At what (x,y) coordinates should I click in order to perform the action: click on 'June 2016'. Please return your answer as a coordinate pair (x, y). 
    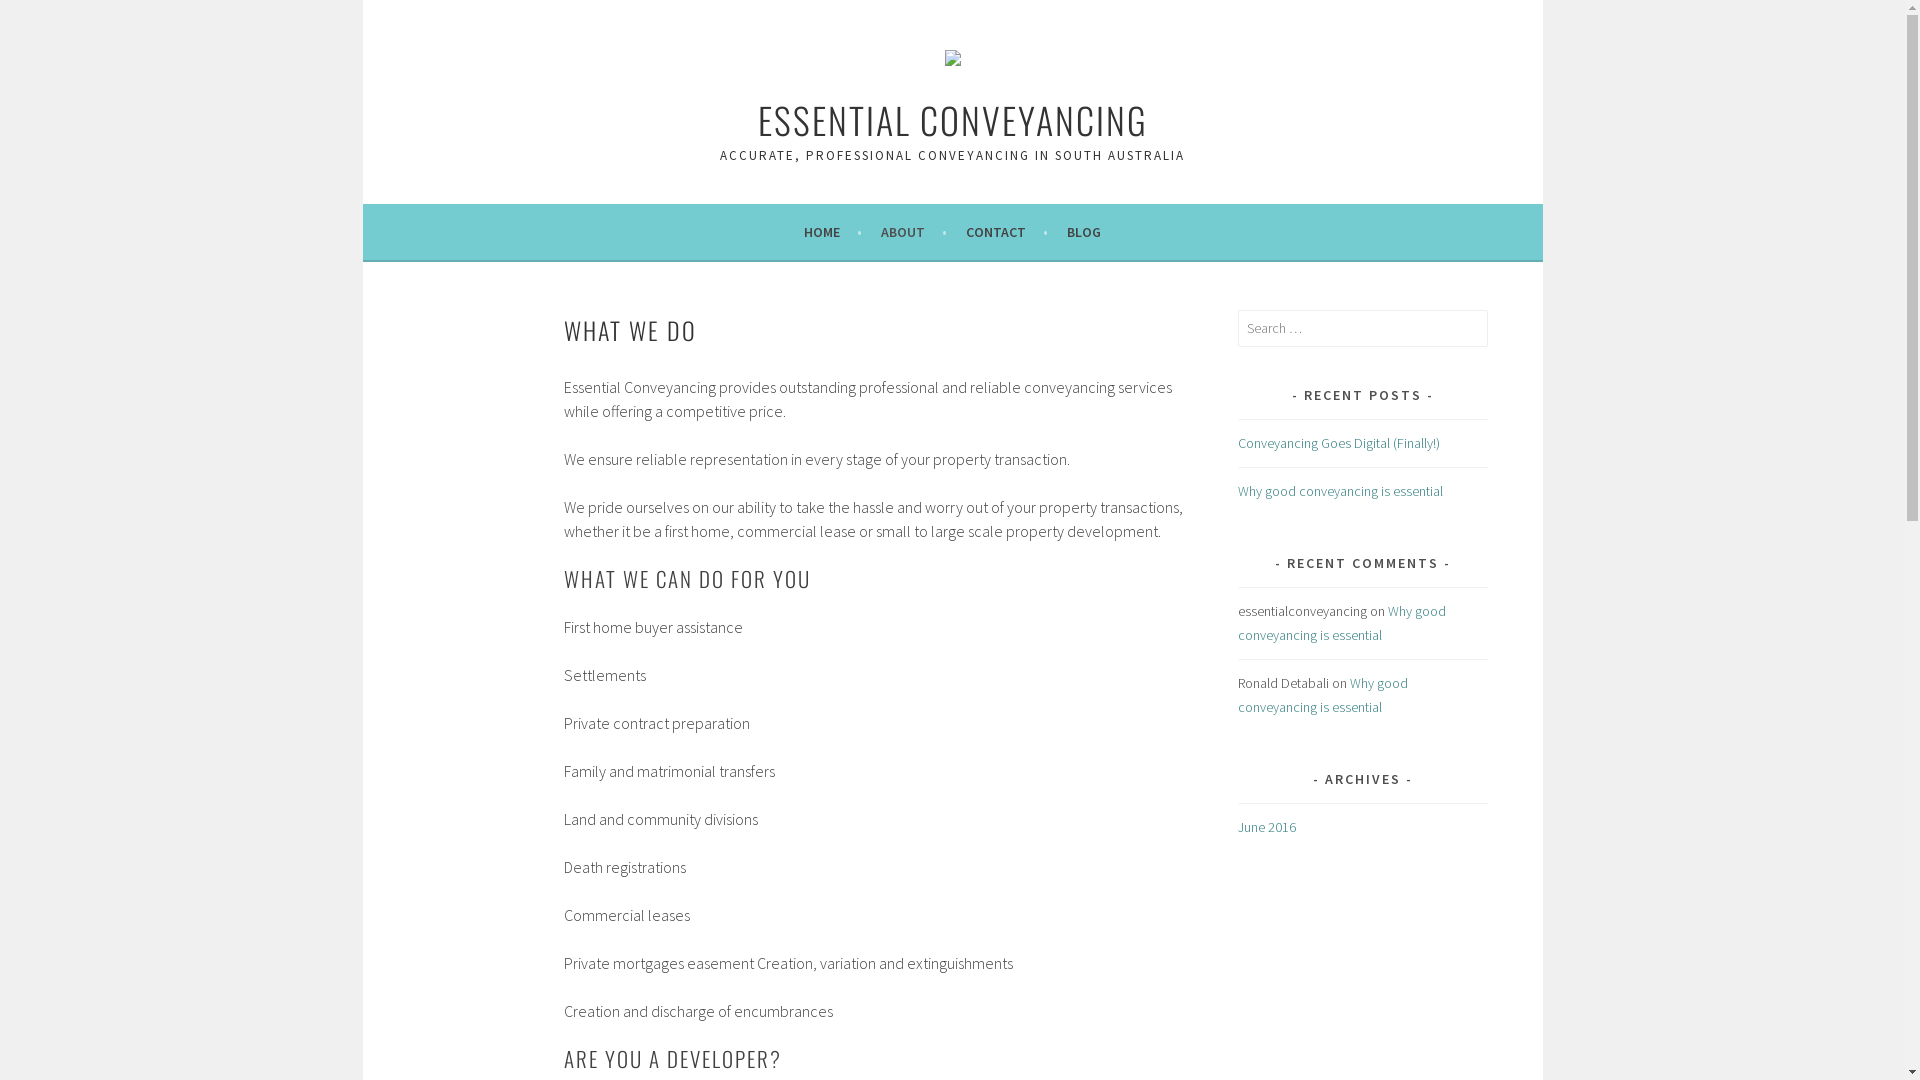
    Looking at the image, I should click on (1266, 826).